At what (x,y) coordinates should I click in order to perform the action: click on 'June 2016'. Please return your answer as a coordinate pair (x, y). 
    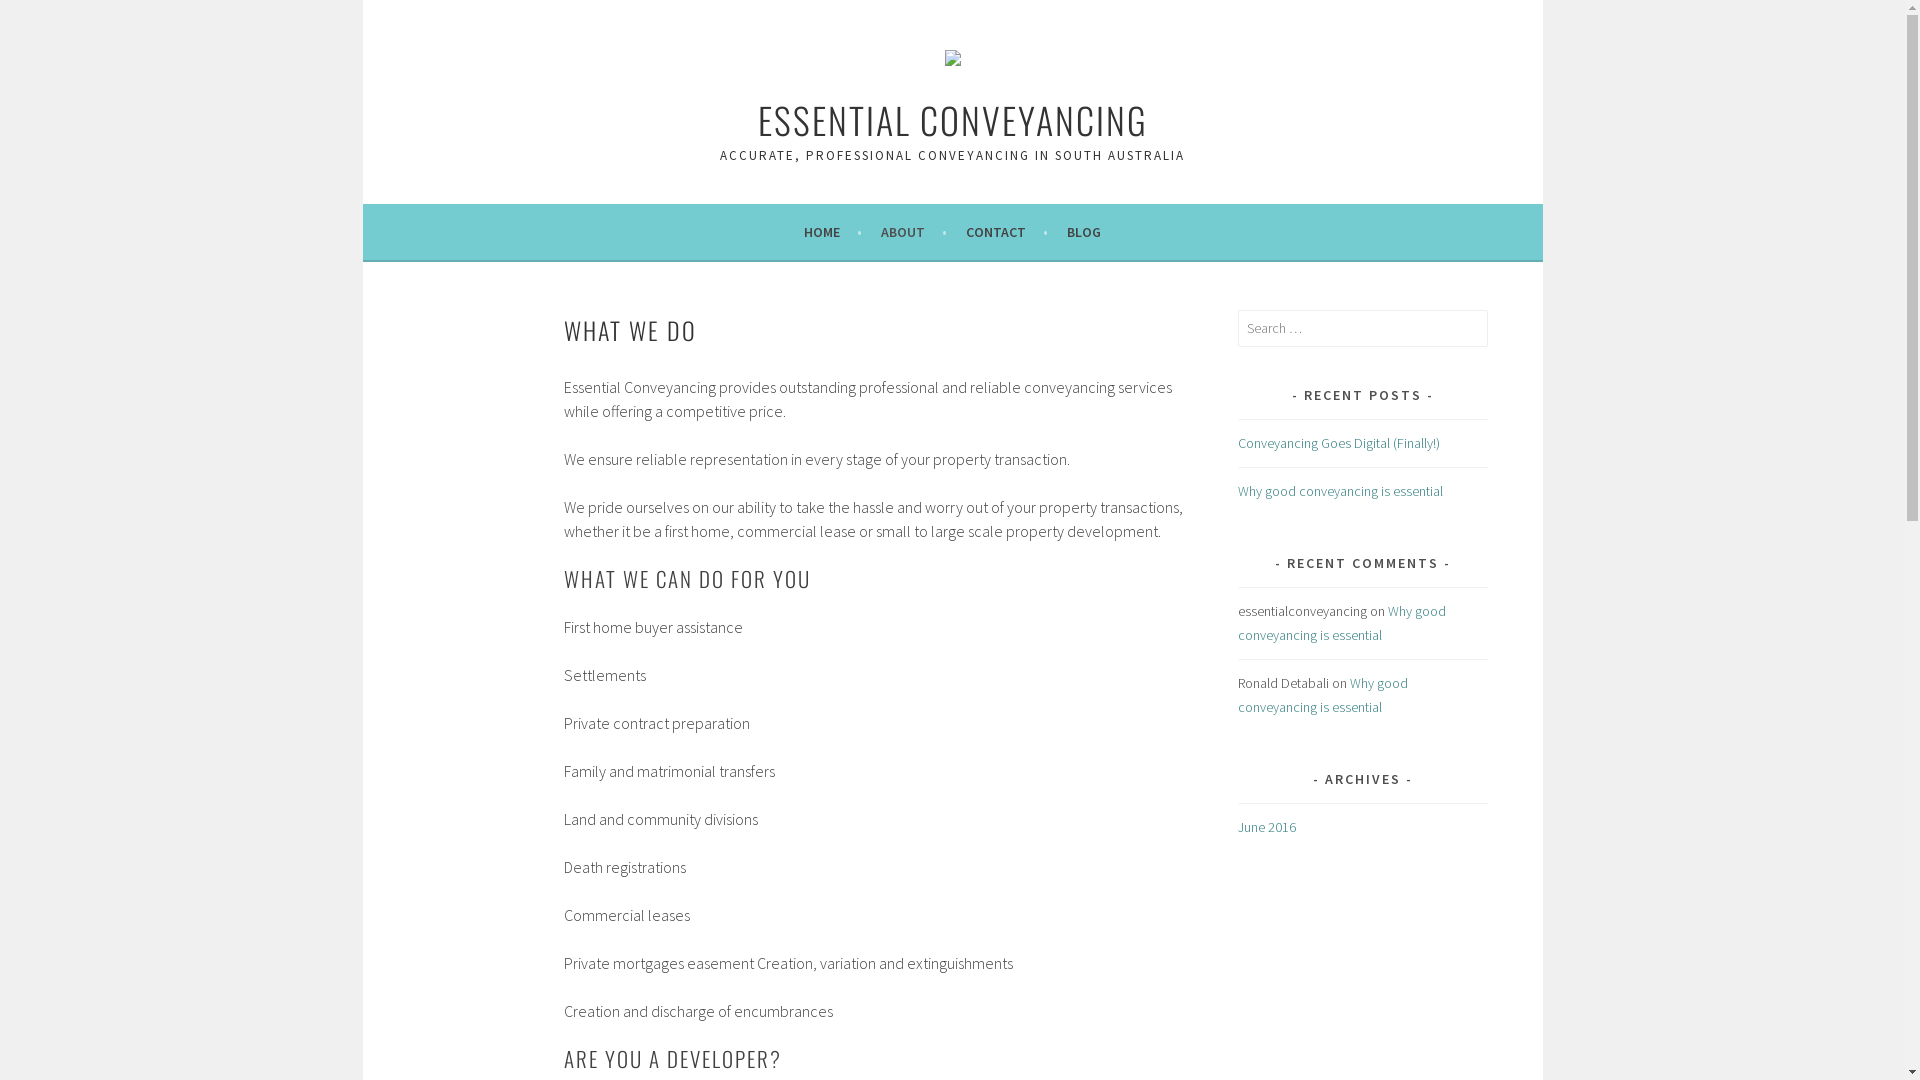
    Looking at the image, I should click on (1266, 826).